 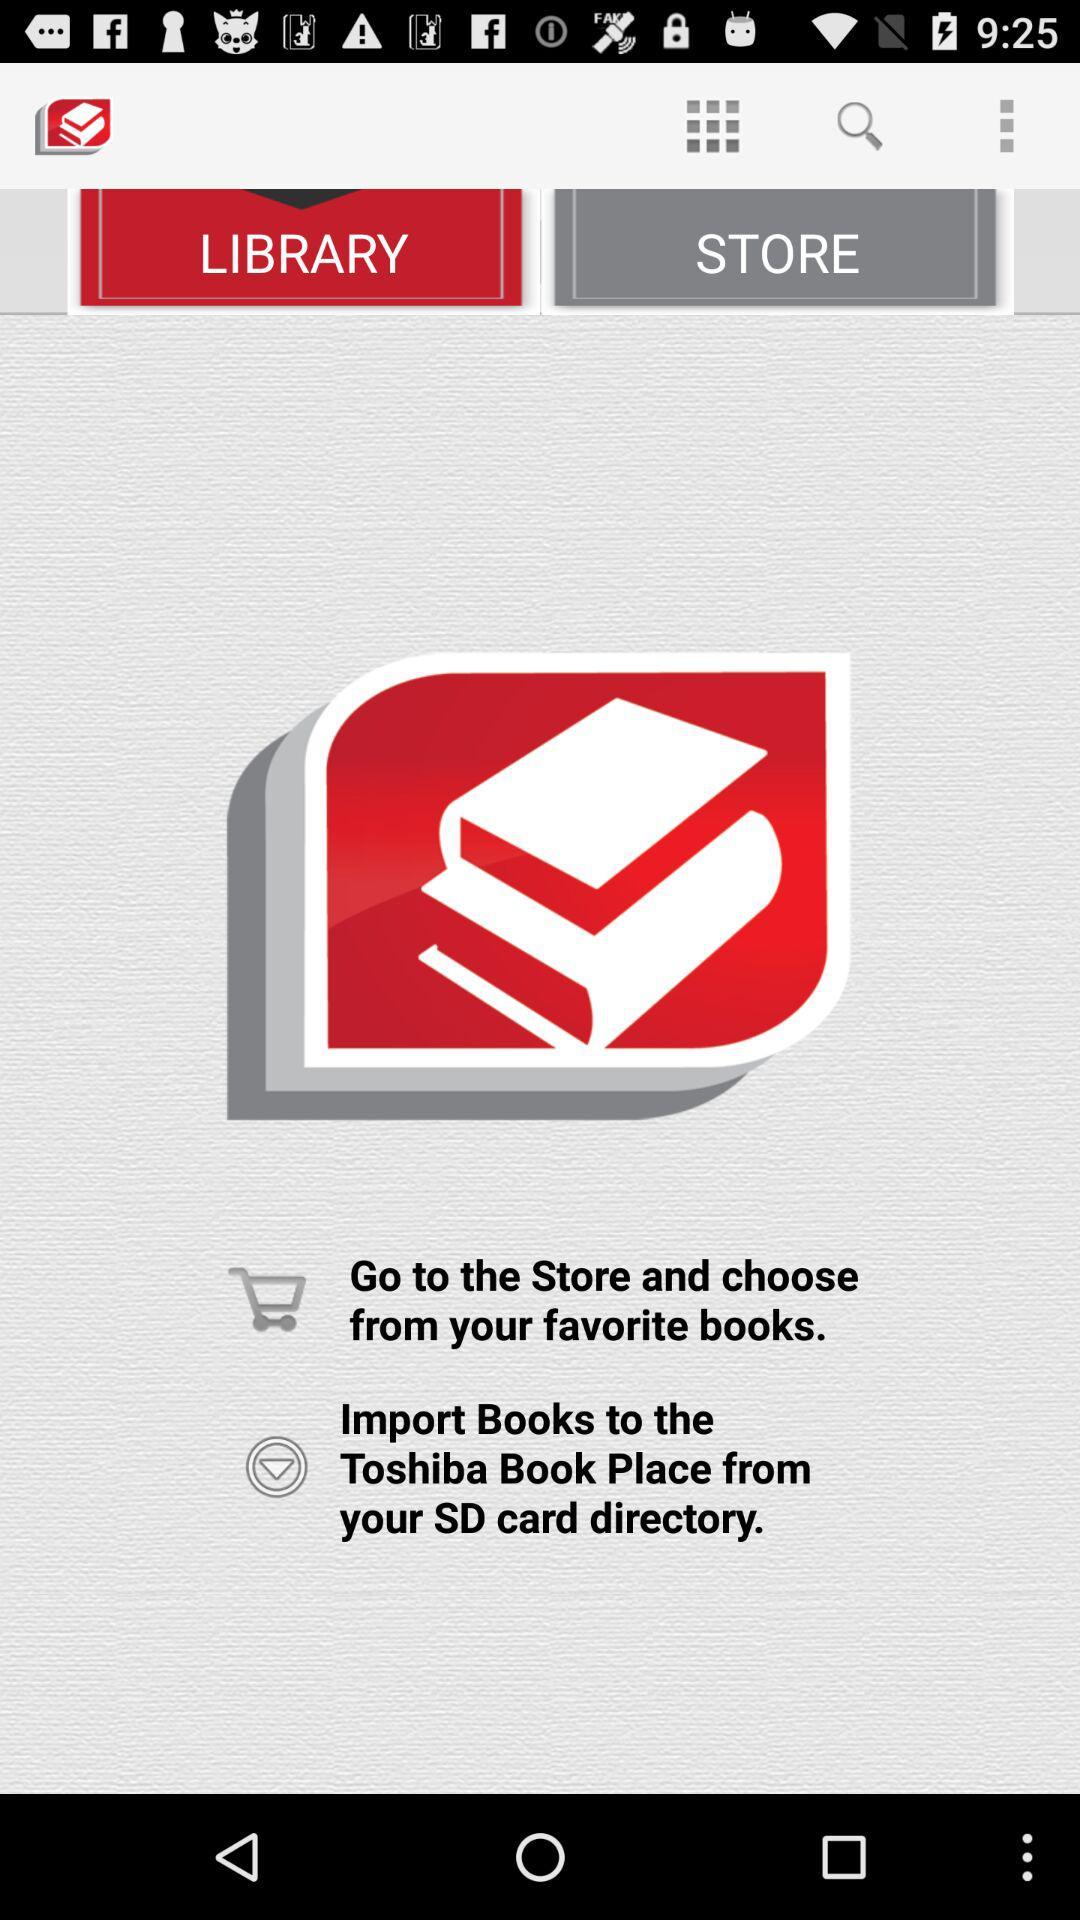 What do you see at coordinates (276, 1568) in the screenshot?
I see `the expand_more icon` at bounding box center [276, 1568].